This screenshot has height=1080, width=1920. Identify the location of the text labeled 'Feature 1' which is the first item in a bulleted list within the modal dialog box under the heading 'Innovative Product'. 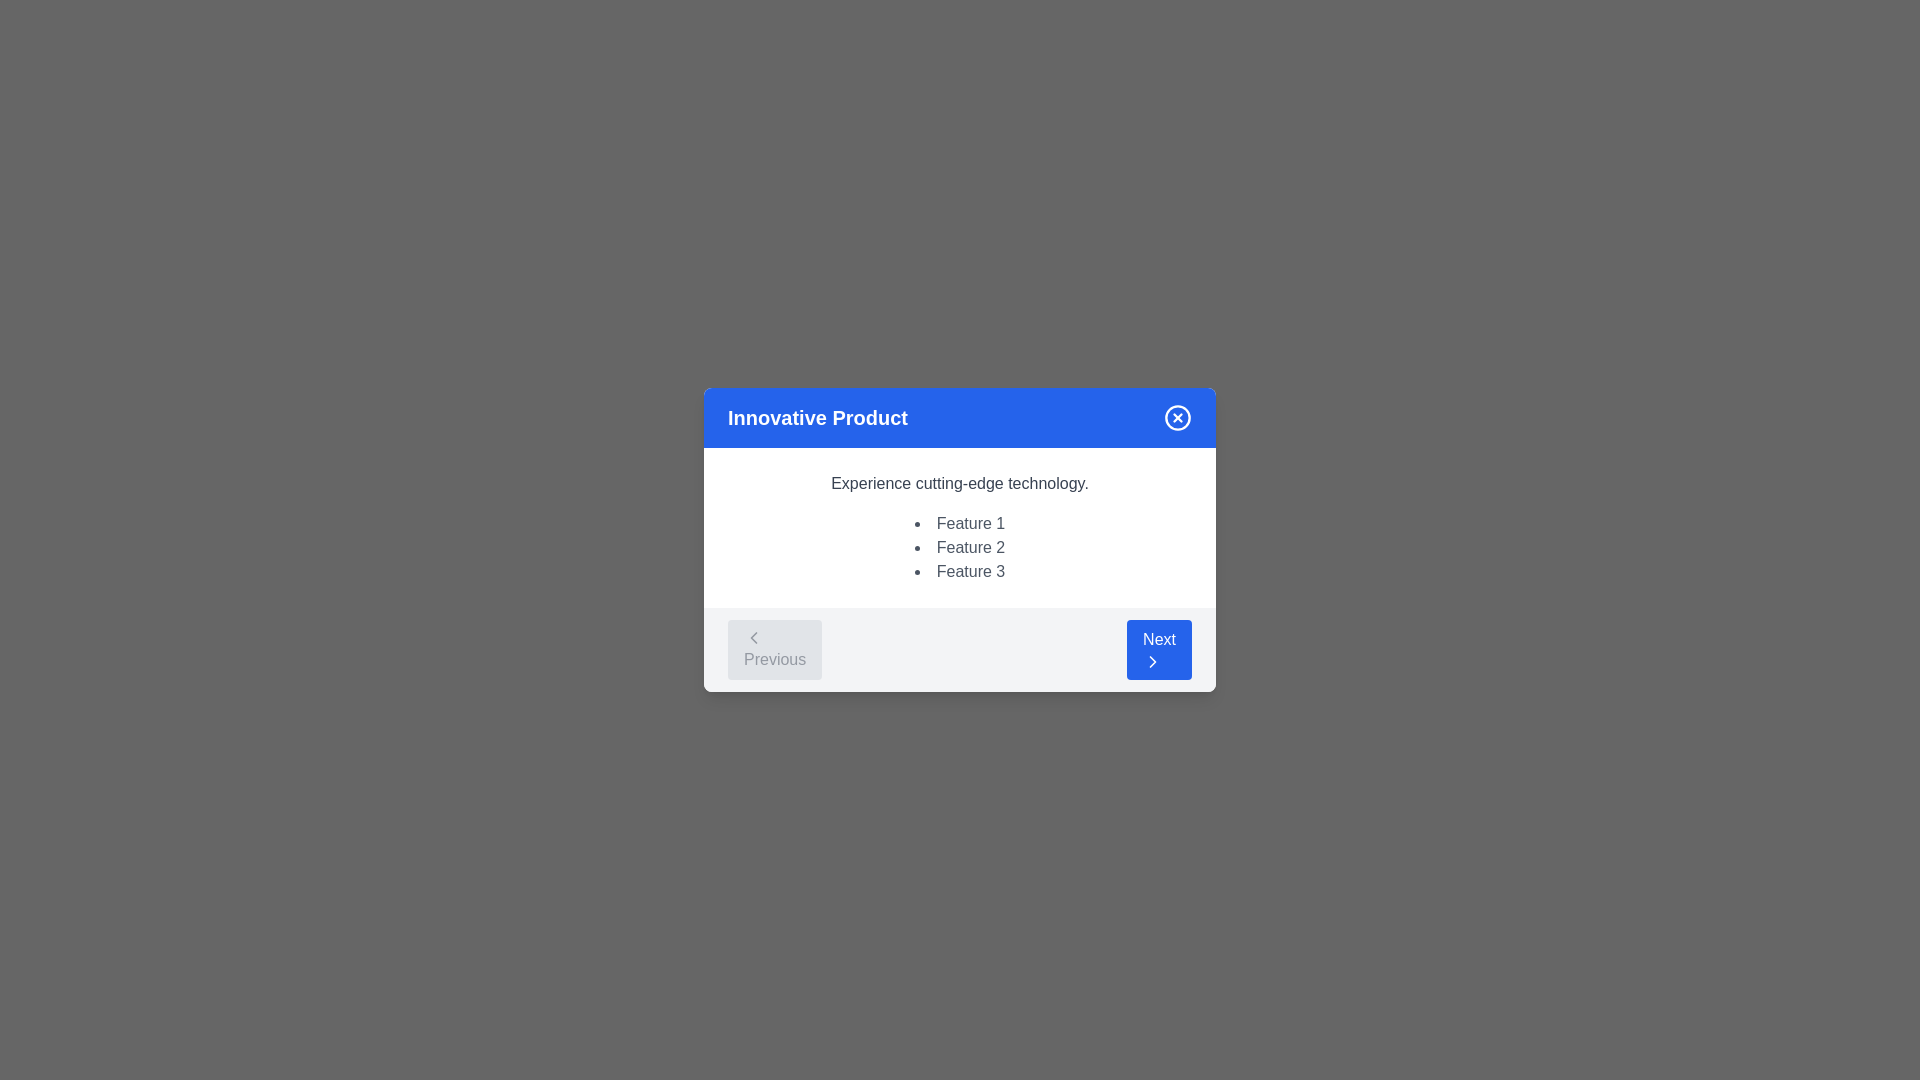
(960, 523).